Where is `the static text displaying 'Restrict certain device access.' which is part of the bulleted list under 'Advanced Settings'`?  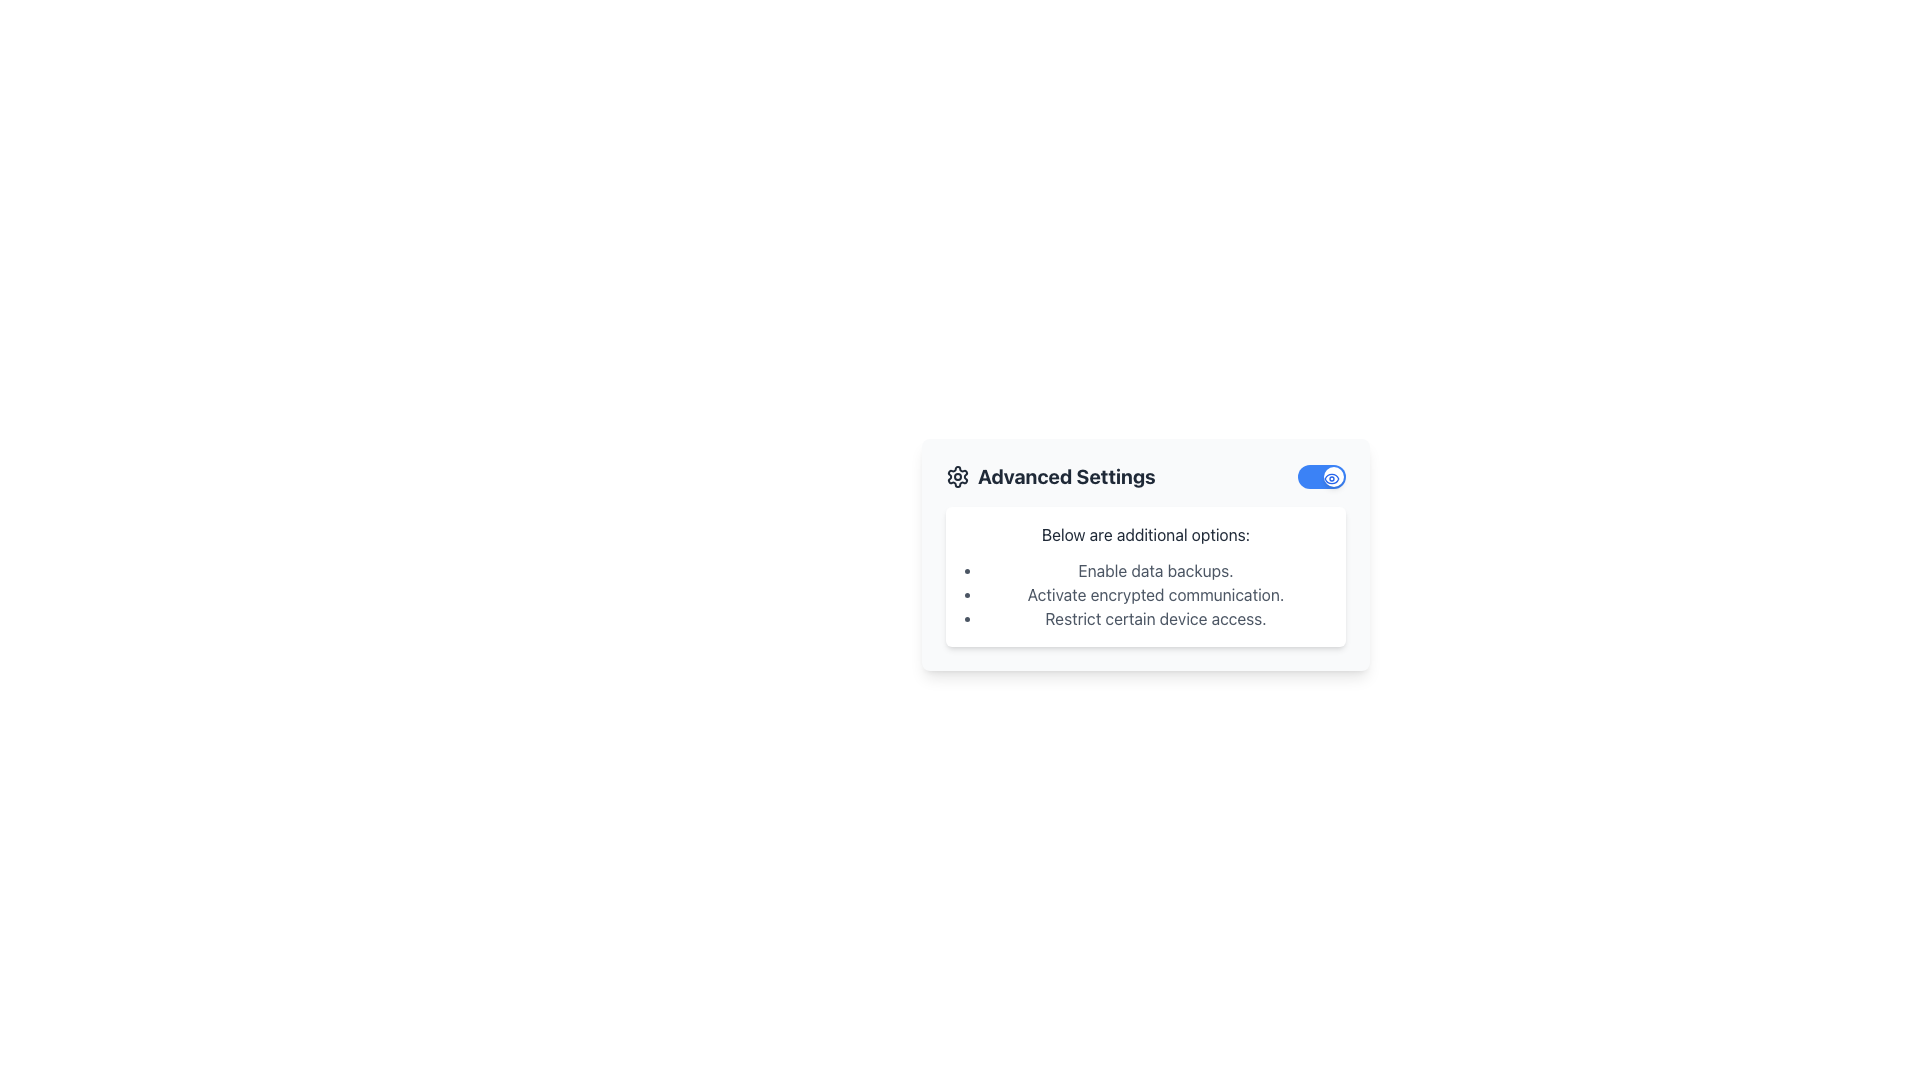
the static text displaying 'Restrict certain device access.' which is part of the bulleted list under 'Advanced Settings' is located at coordinates (1156, 617).